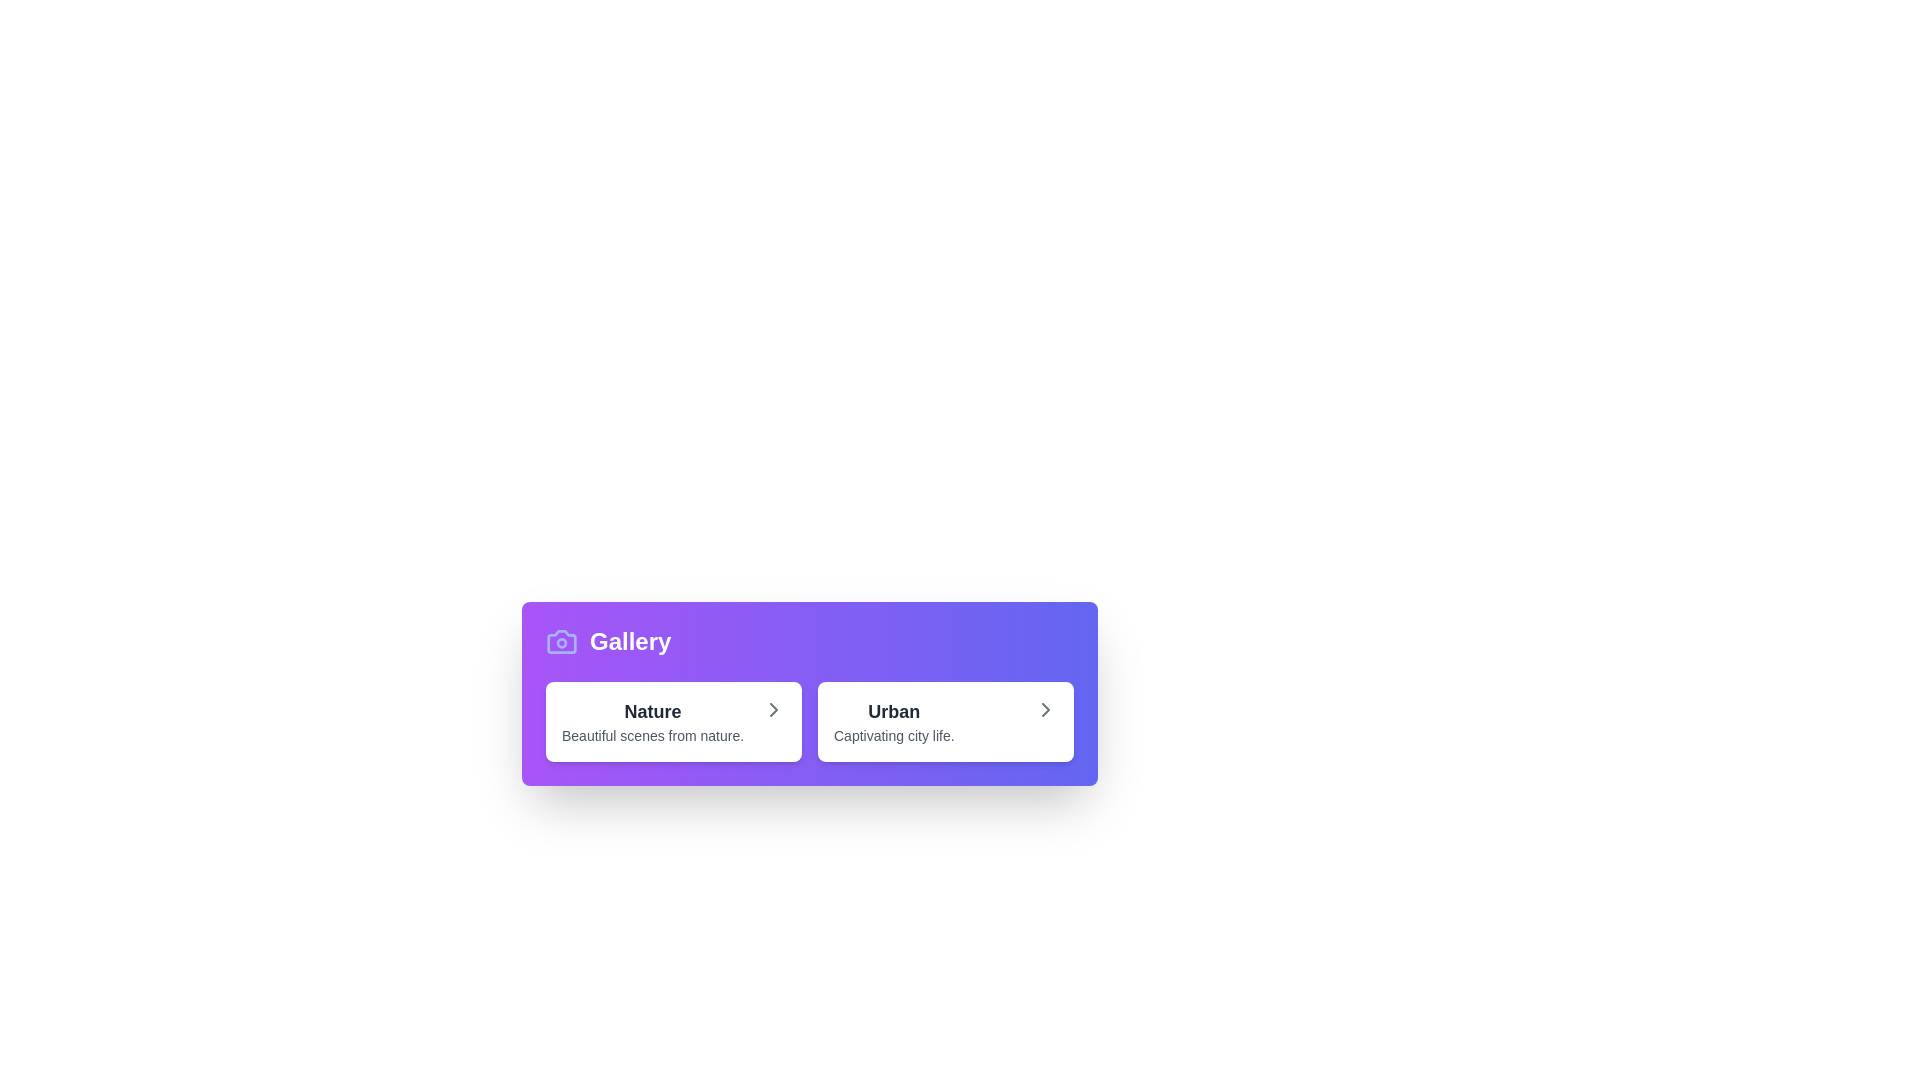 The height and width of the screenshot is (1080, 1920). Describe the element at coordinates (652, 736) in the screenshot. I see `the text label displaying 'Beautiful scenes from nature.', which is styled with a smaller font size and gray color, located below the bold gray text 'Nature' in a card layout` at that location.